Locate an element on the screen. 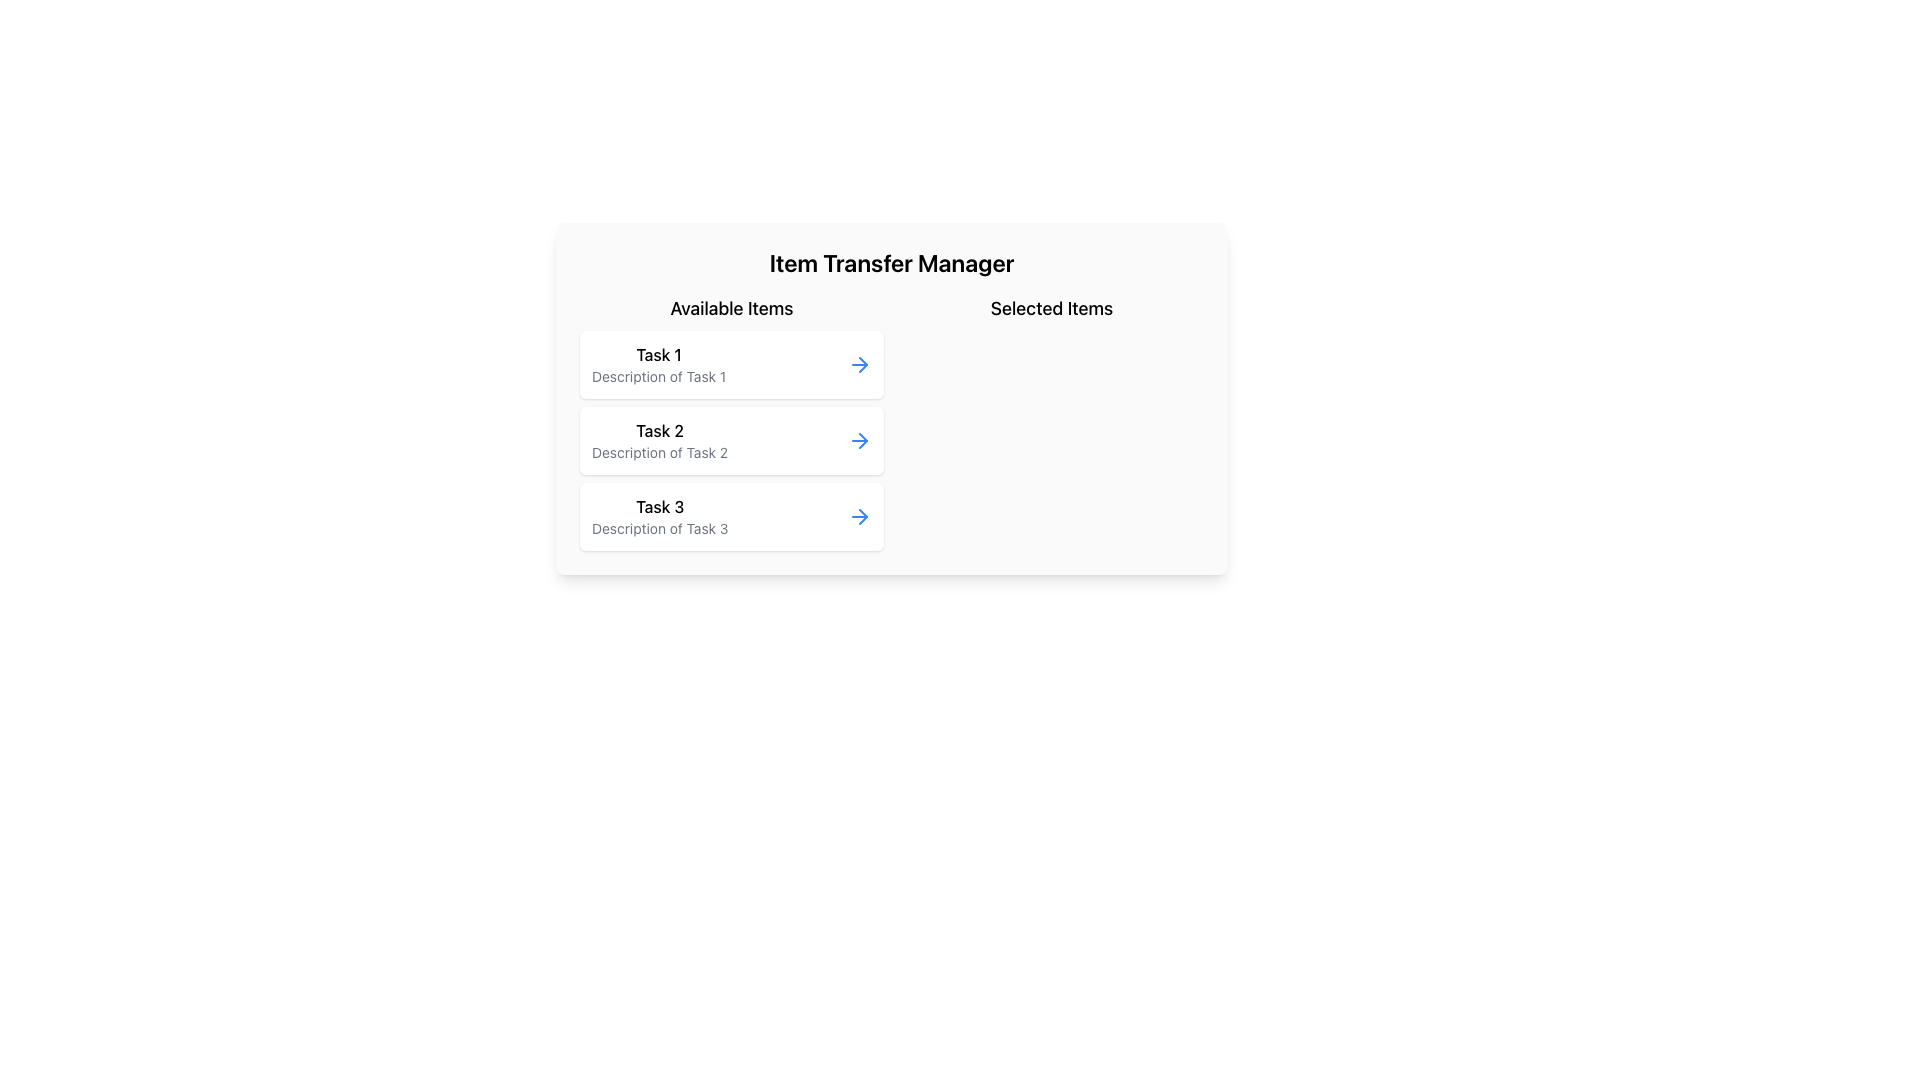 Image resolution: width=1920 pixels, height=1080 pixels. the text label component that provides a short descriptive text about 'Task 2', located centrally within the 'Available Items' section, directly below the bolded 'Task 2' title is located at coordinates (660, 452).